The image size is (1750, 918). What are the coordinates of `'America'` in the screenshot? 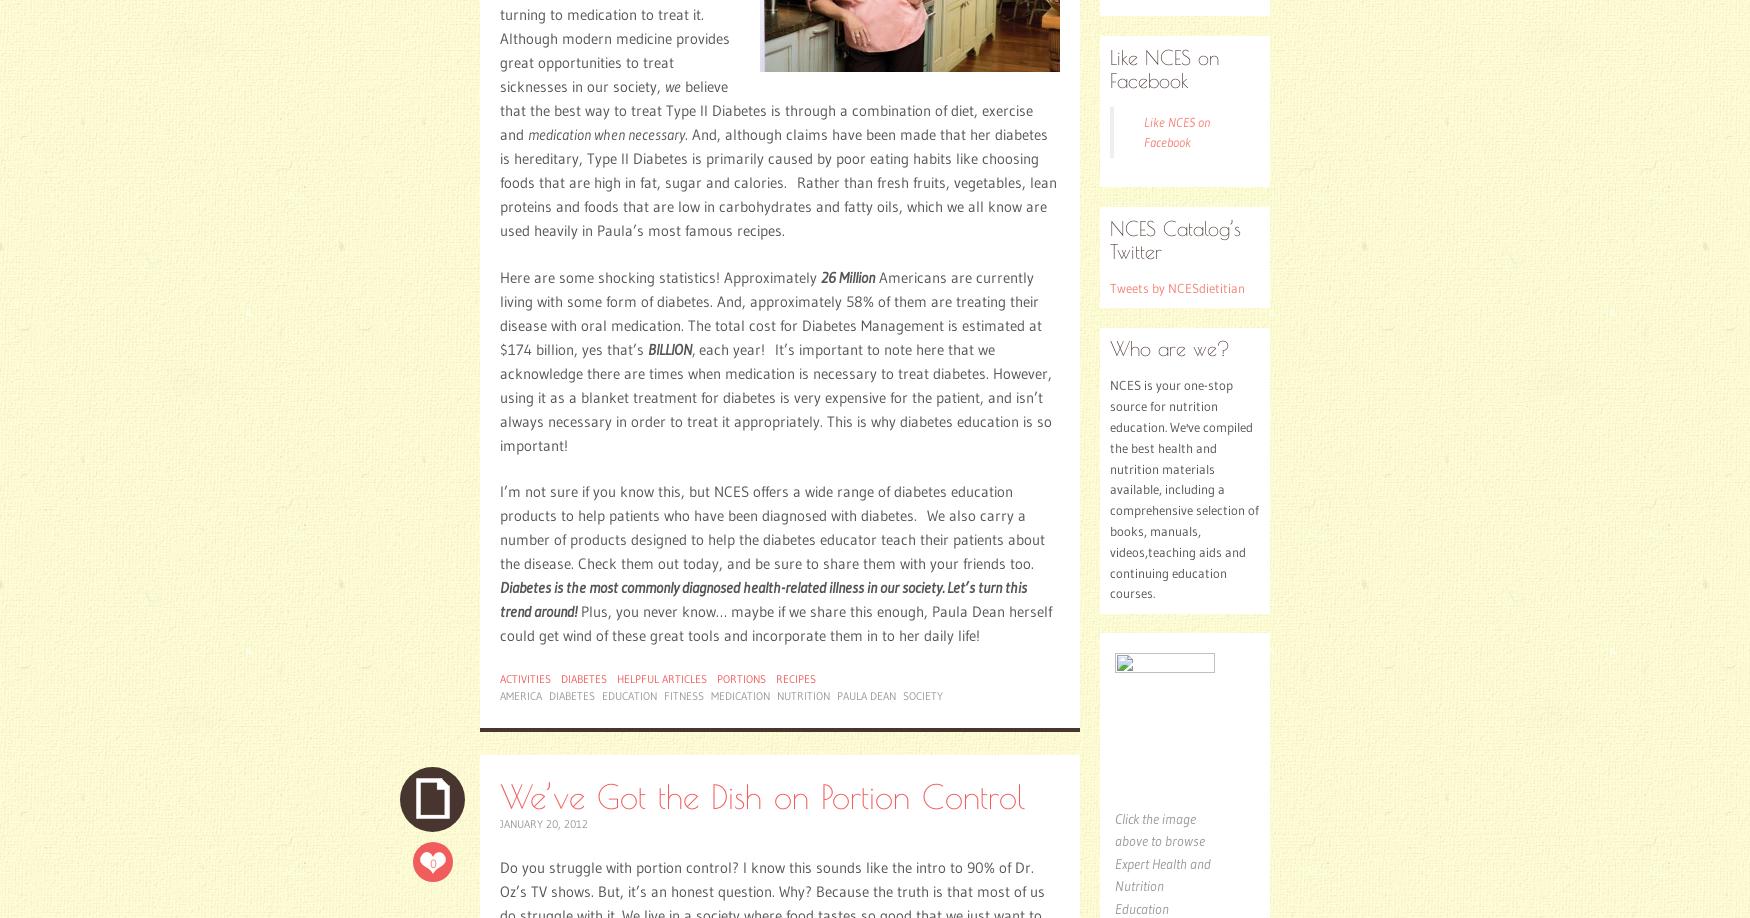 It's located at (519, 695).